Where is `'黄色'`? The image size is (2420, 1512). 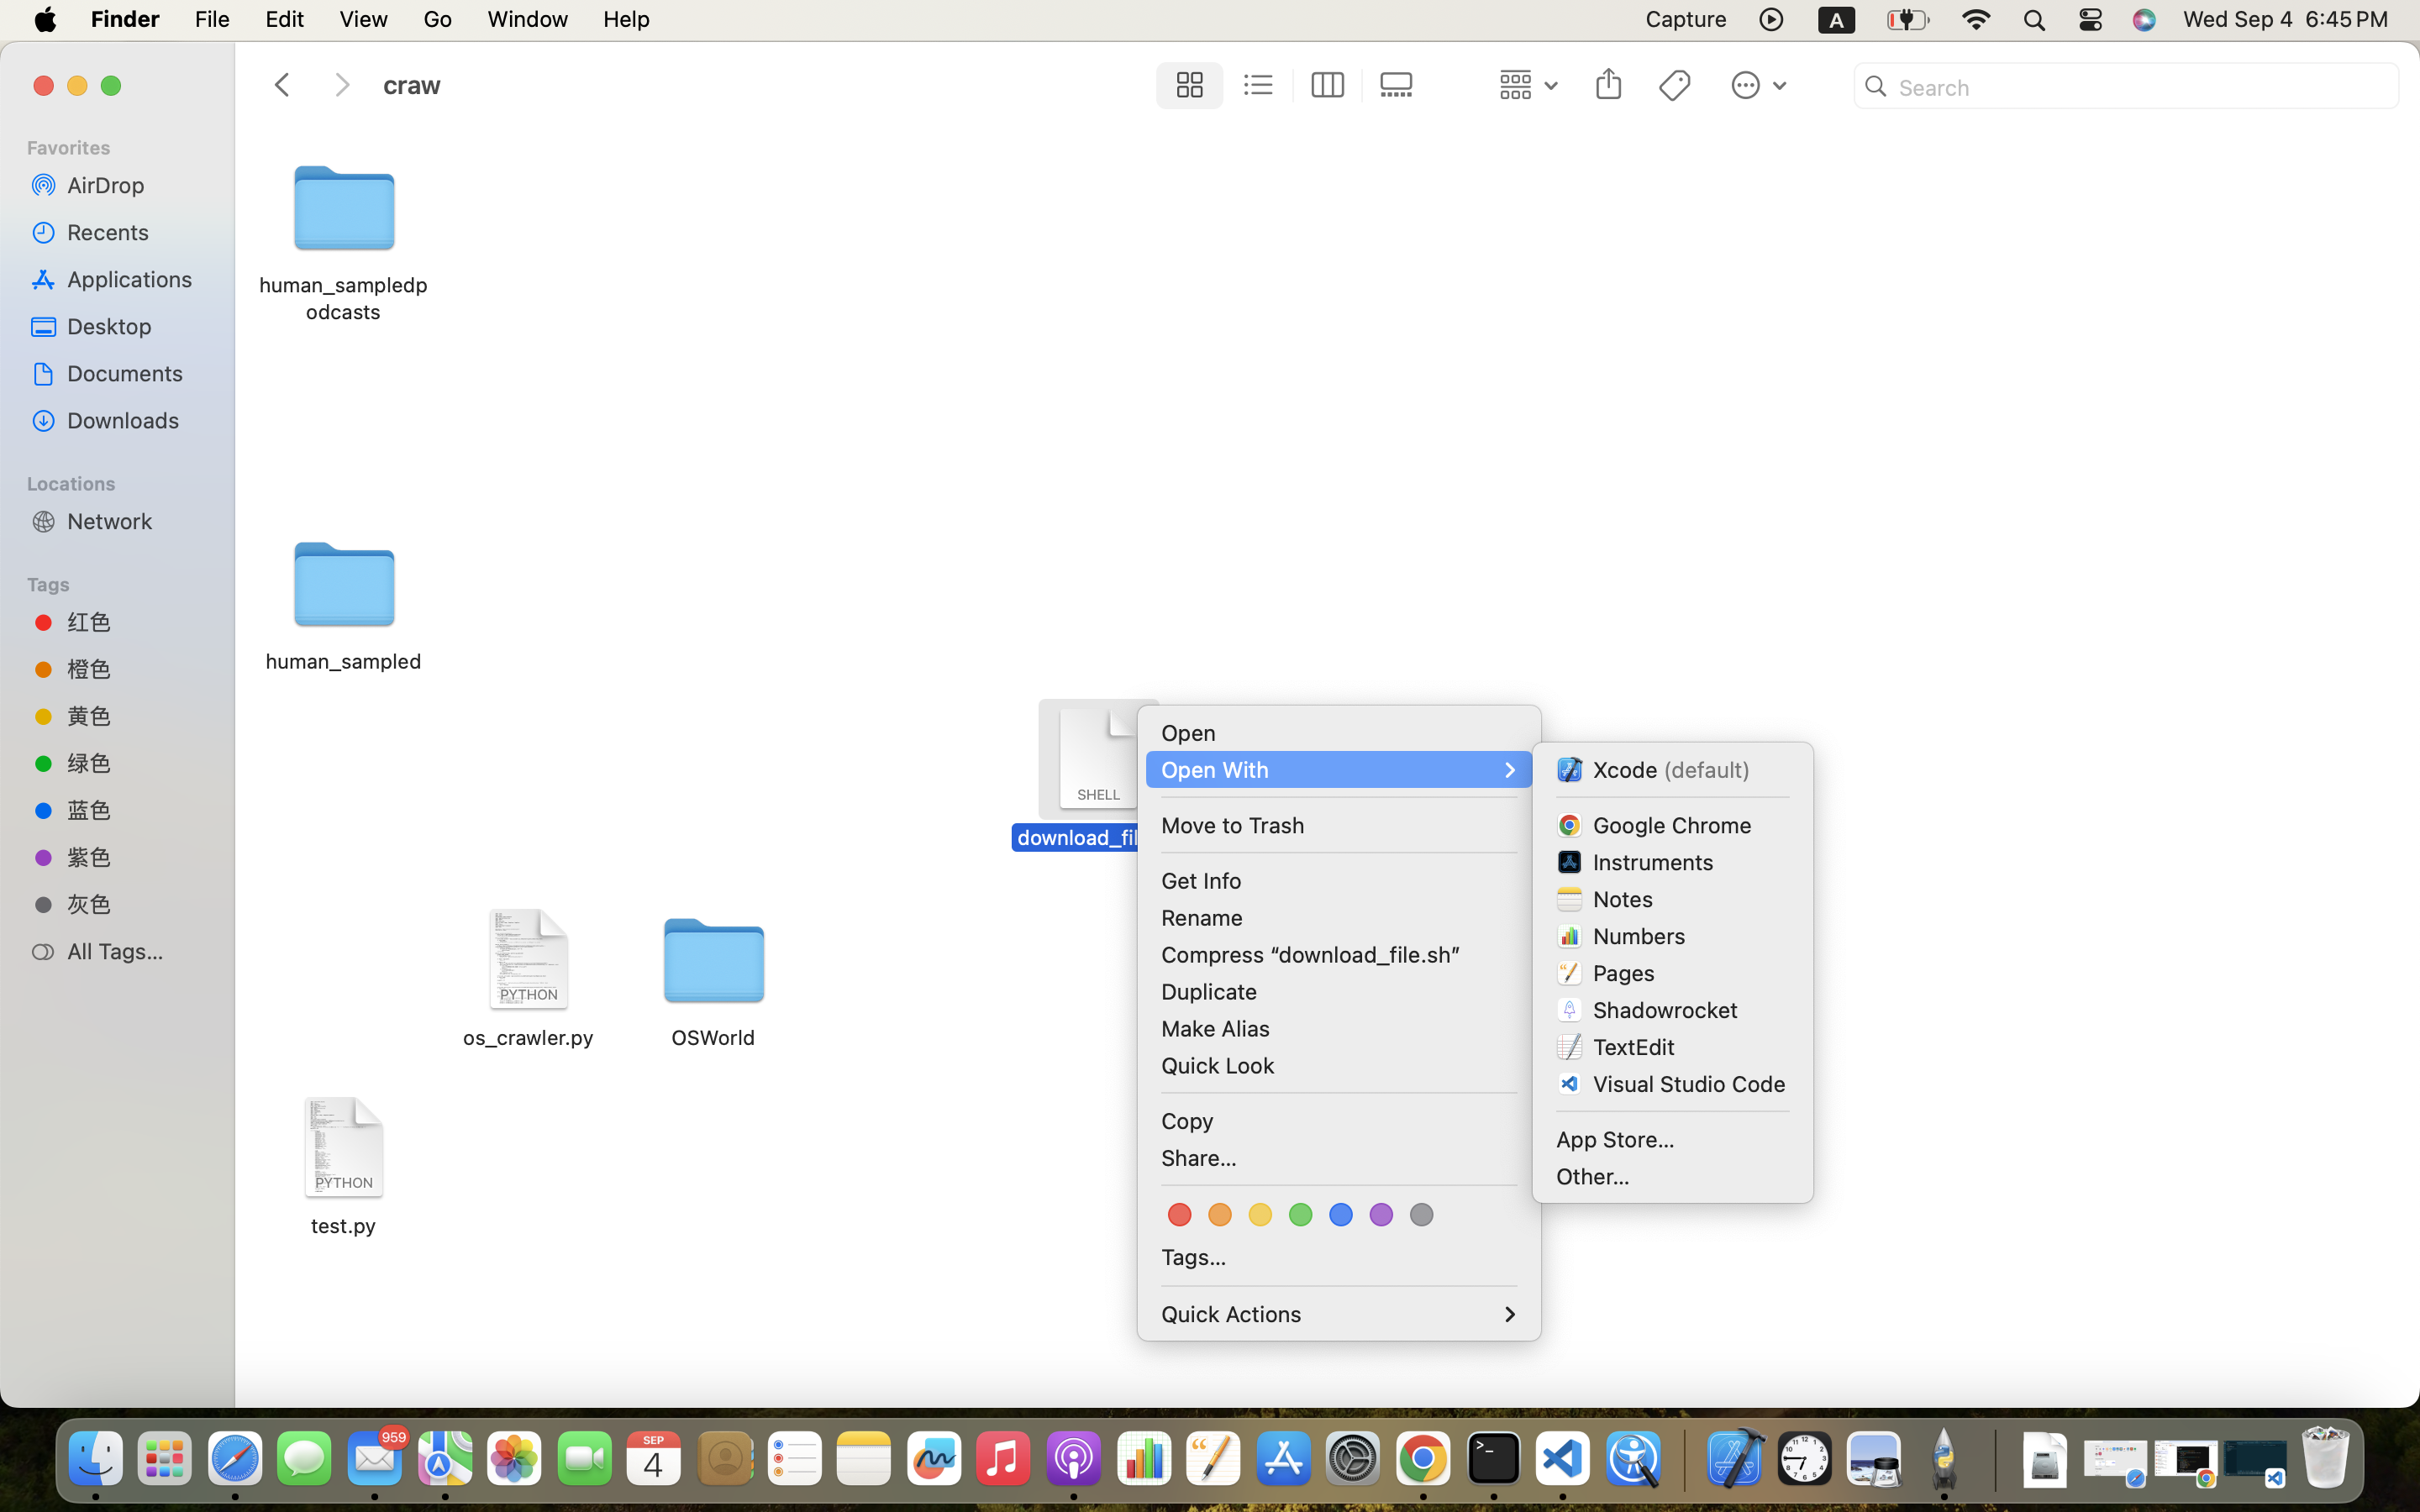
'黄色' is located at coordinates (134, 714).